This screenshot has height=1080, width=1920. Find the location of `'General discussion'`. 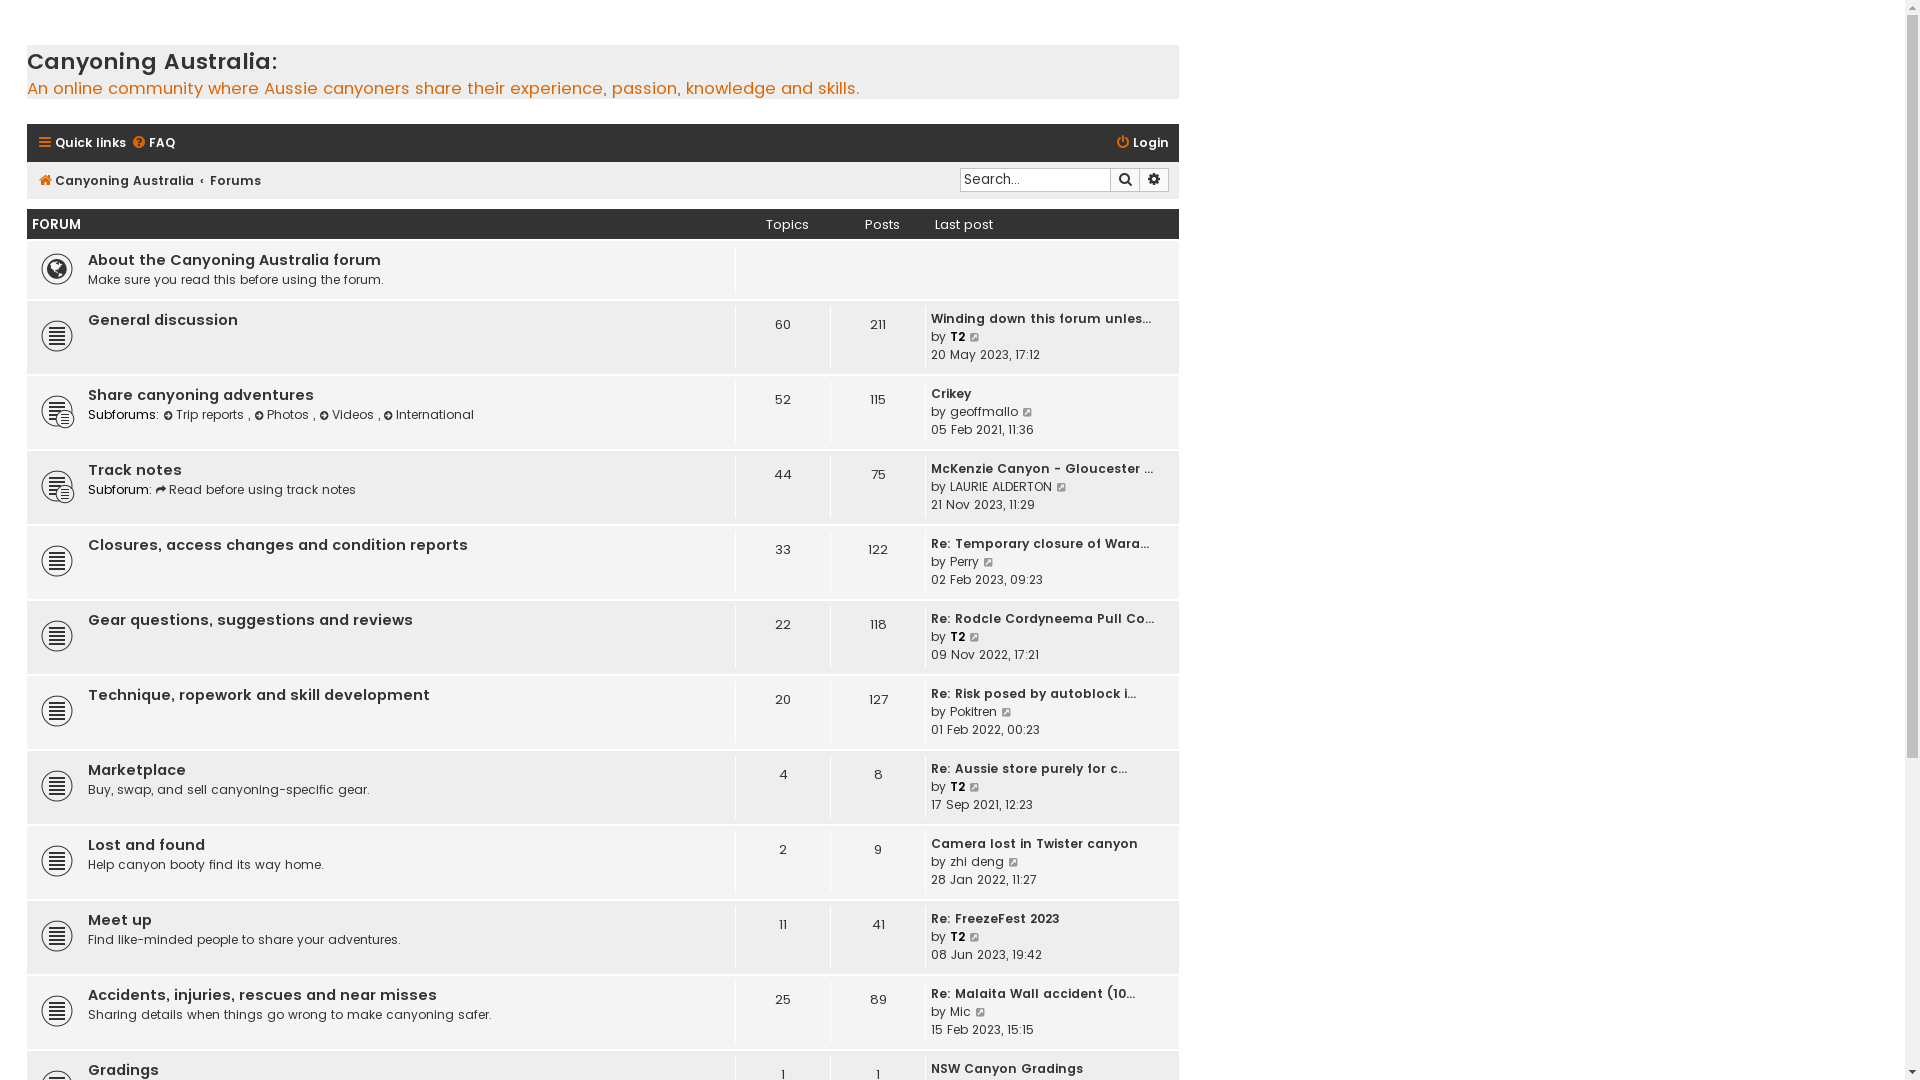

'General discussion' is located at coordinates (163, 320).